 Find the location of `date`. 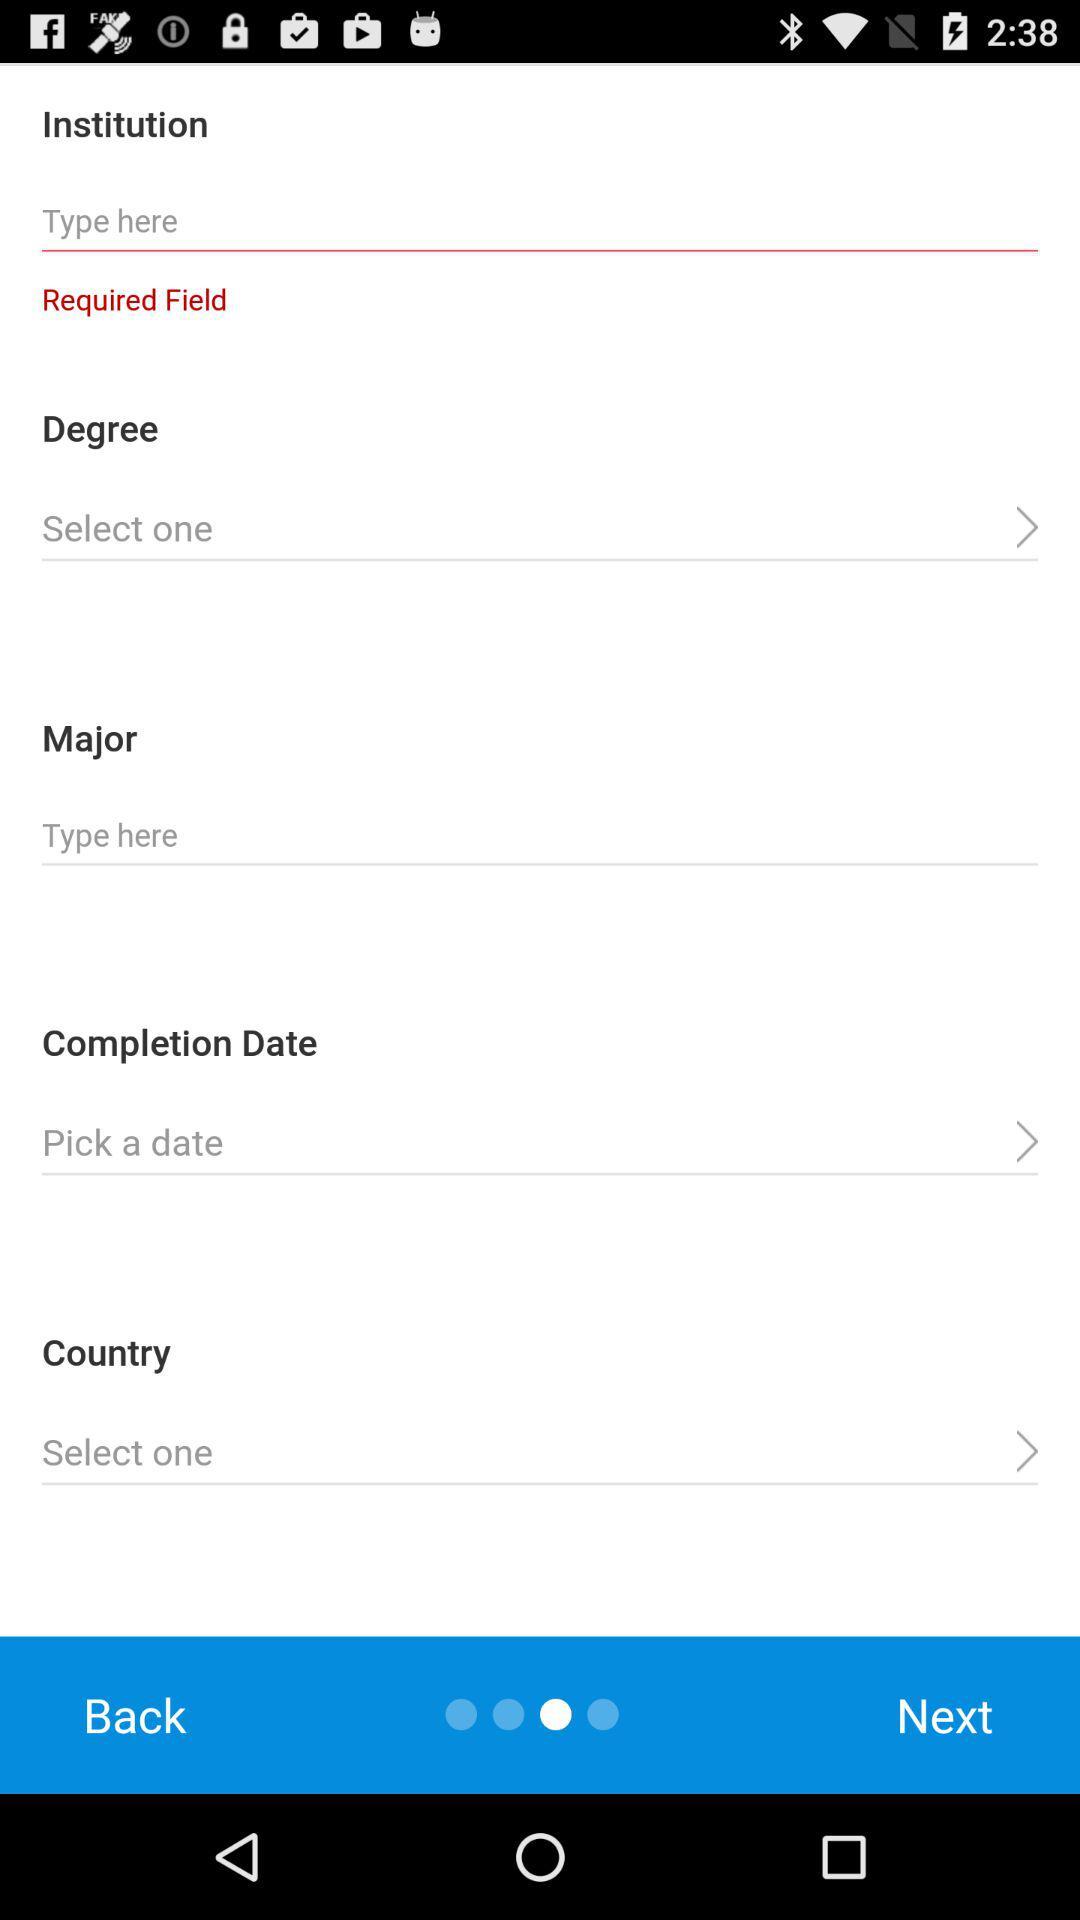

date is located at coordinates (540, 1142).